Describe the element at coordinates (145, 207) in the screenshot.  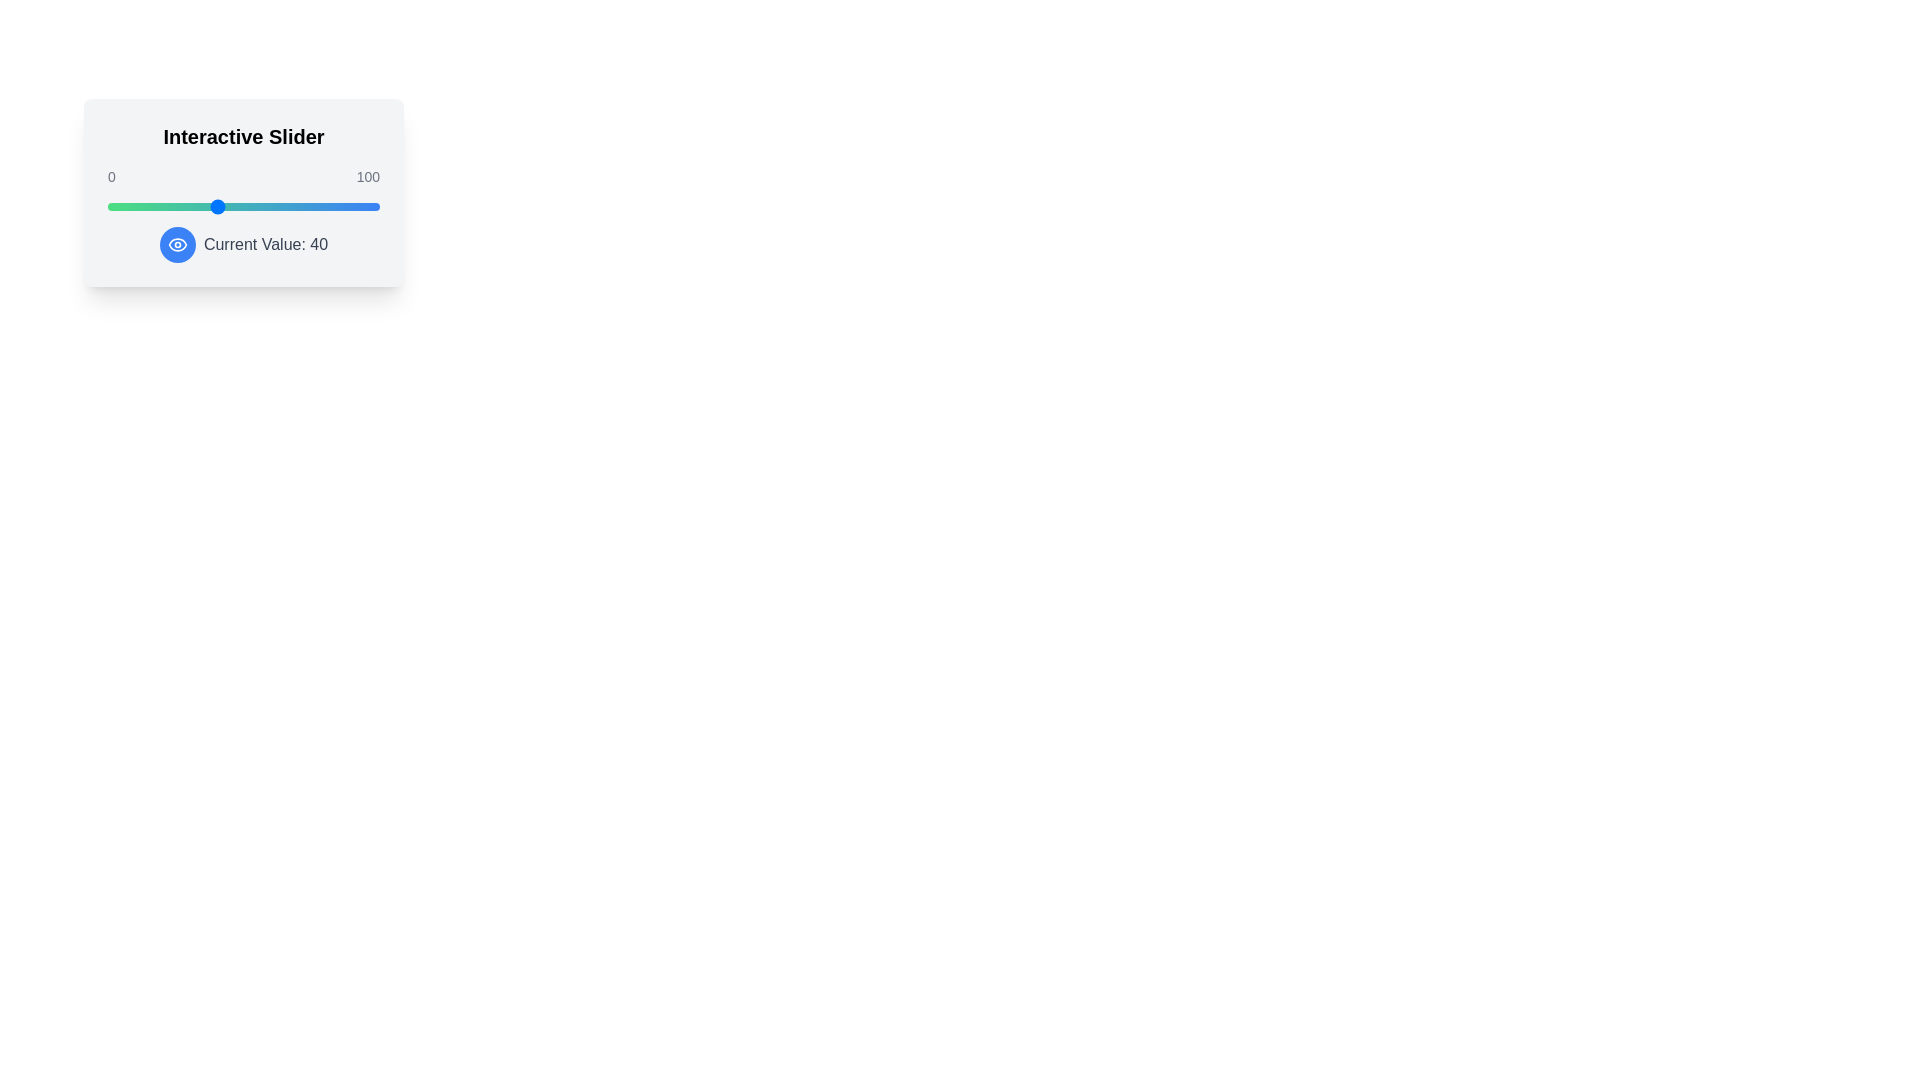
I see `the slider to set its value to 14` at that location.